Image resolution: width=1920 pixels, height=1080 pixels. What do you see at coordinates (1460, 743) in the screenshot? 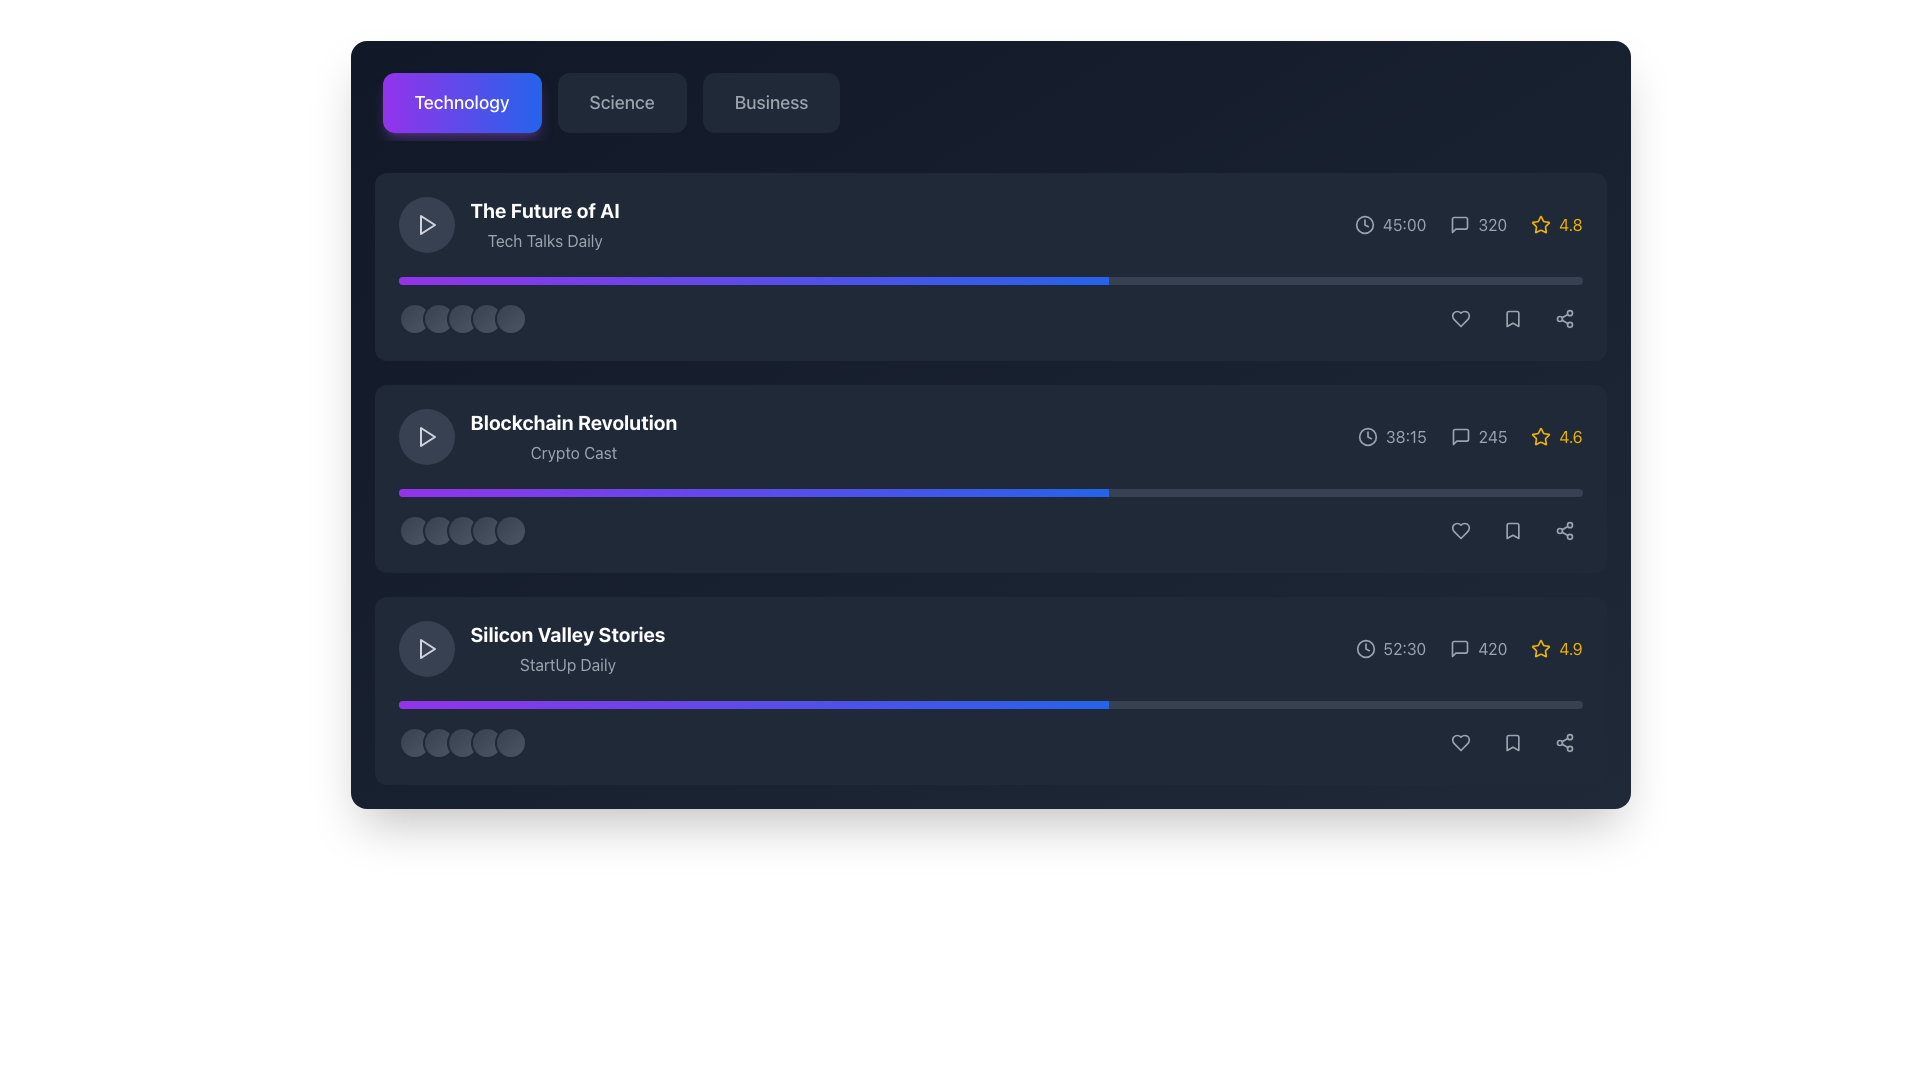
I see `the 'like' icon button located at the bottom-right of the third content item in the list layout` at bounding box center [1460, 743].